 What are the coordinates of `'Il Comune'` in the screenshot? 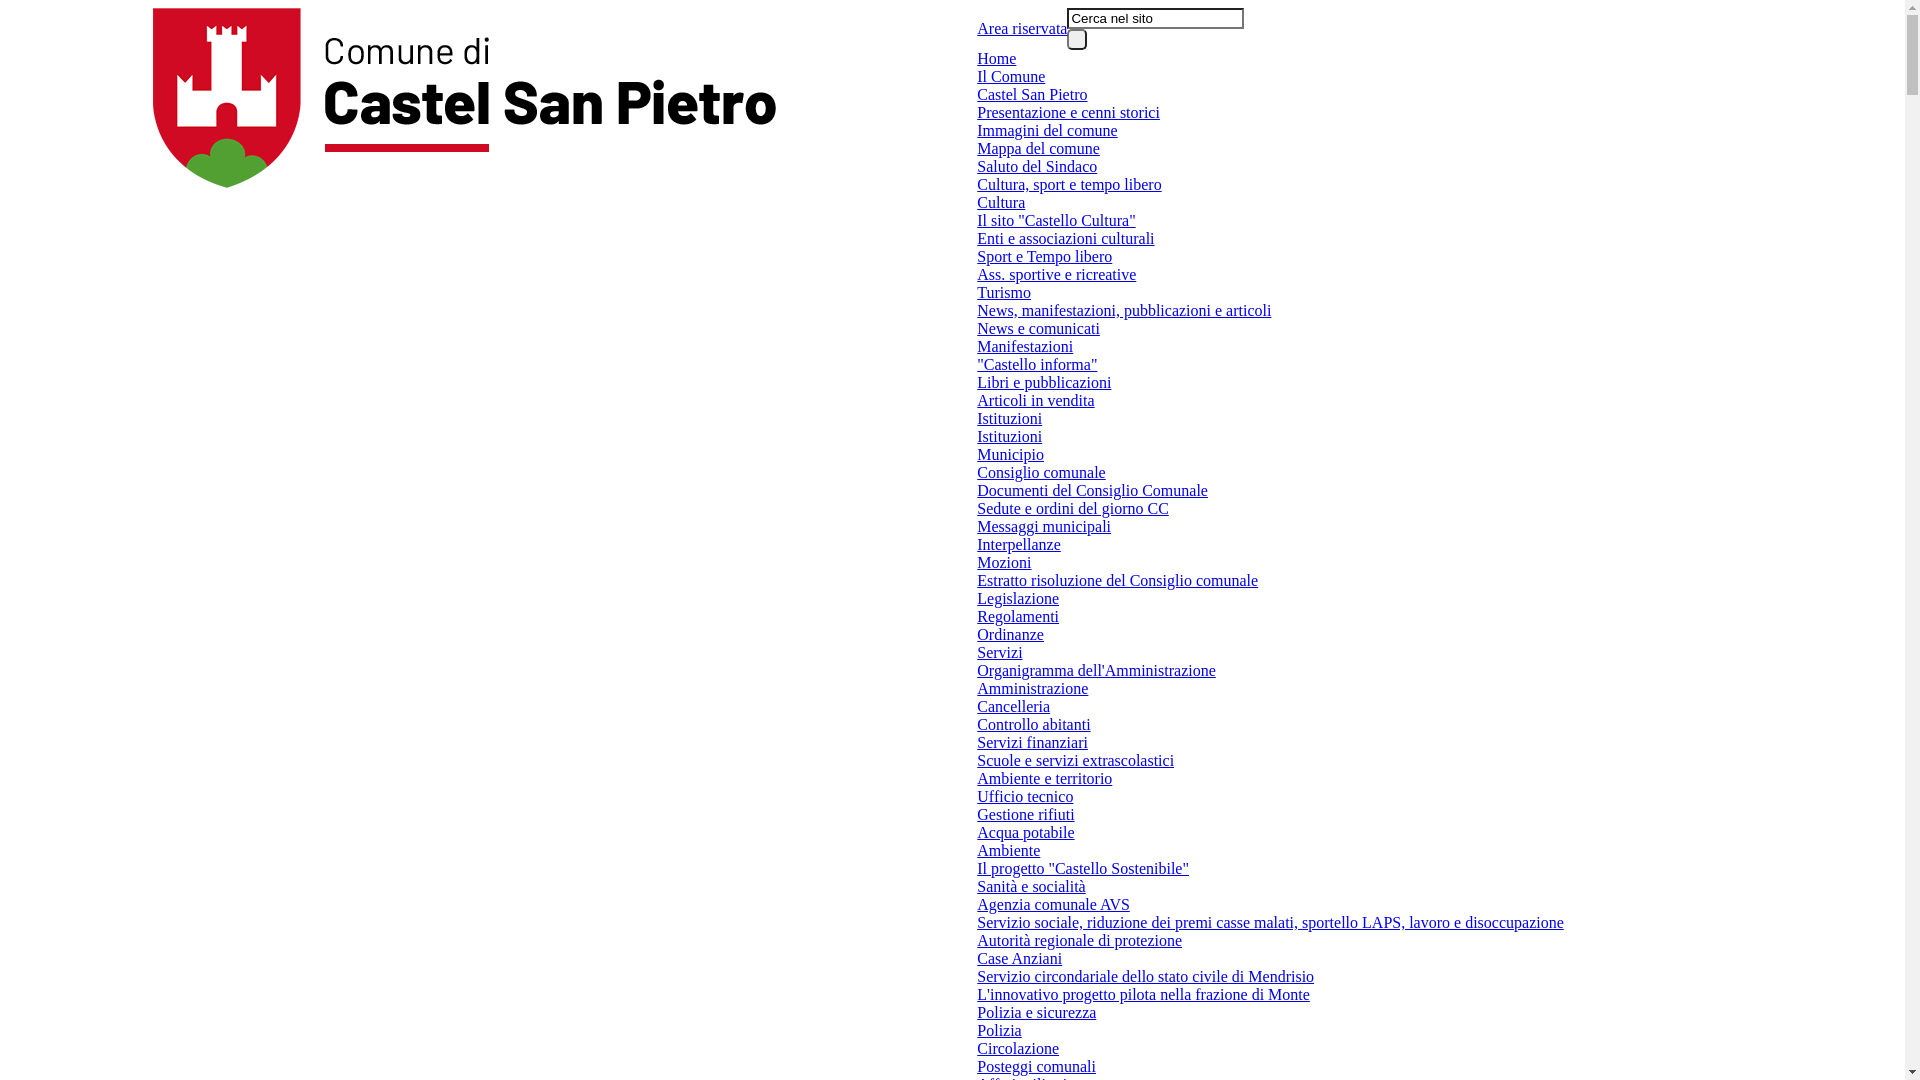 It's located at (1011, 76).